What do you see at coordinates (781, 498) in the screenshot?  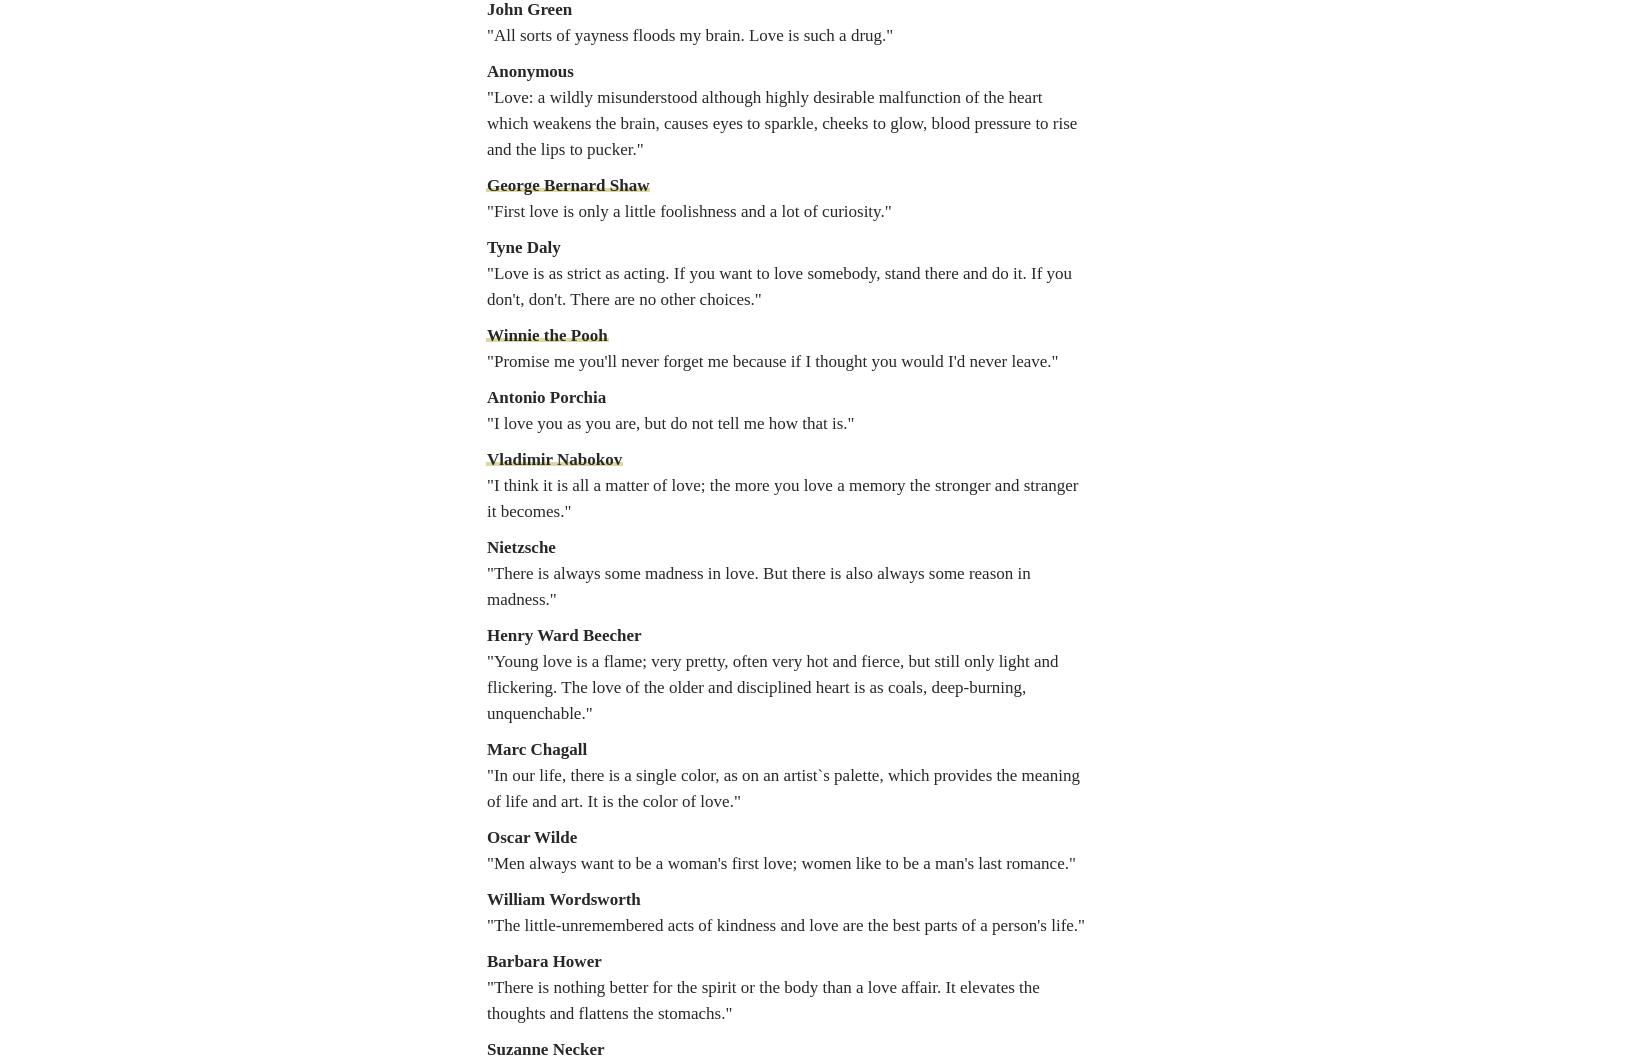 I see `'"I think it is all a matter of love; the more you love a memory the stronger and stranger it becomes."'` at bounding box center [781, 498].